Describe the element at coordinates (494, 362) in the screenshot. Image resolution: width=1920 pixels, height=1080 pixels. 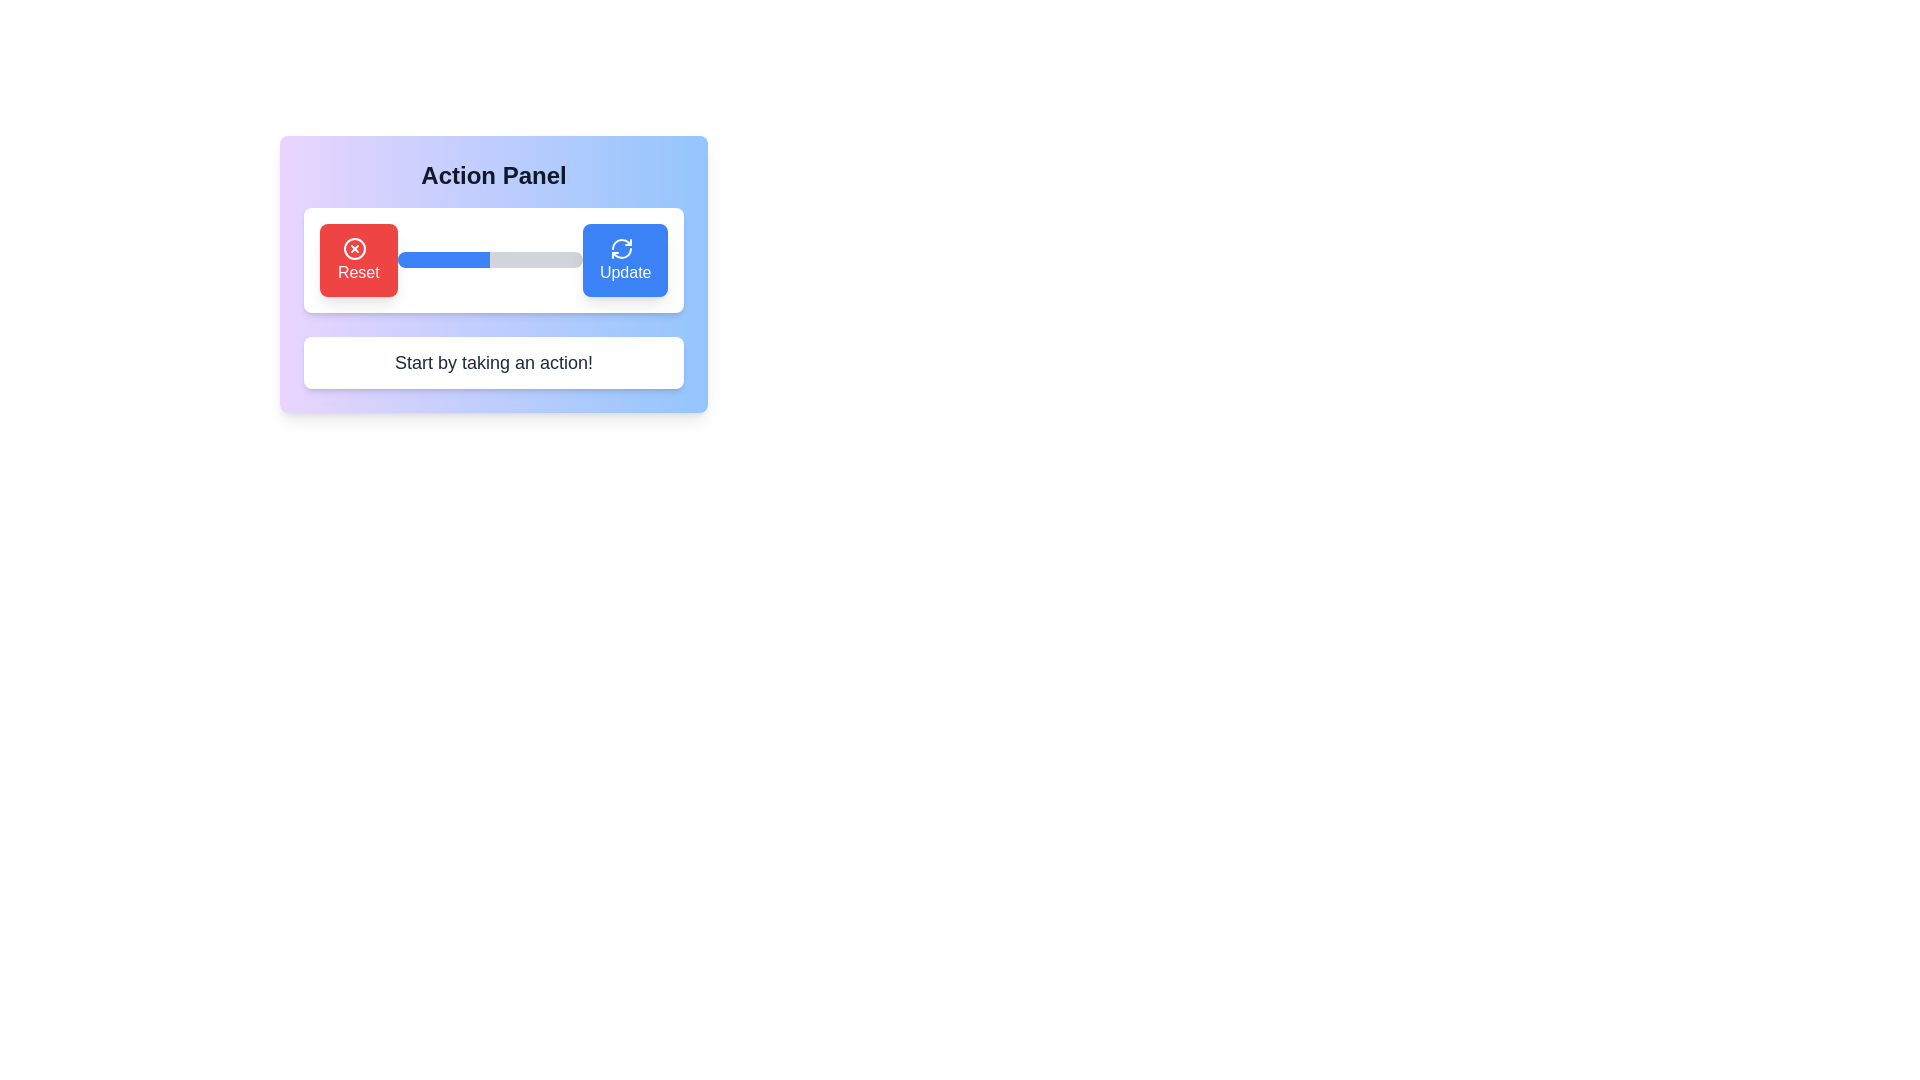
I see `the informational text box located at the bottom of the 'Action Panel', directly below the 'Reset' and 'Update' buttons and the progress bar` at that location.